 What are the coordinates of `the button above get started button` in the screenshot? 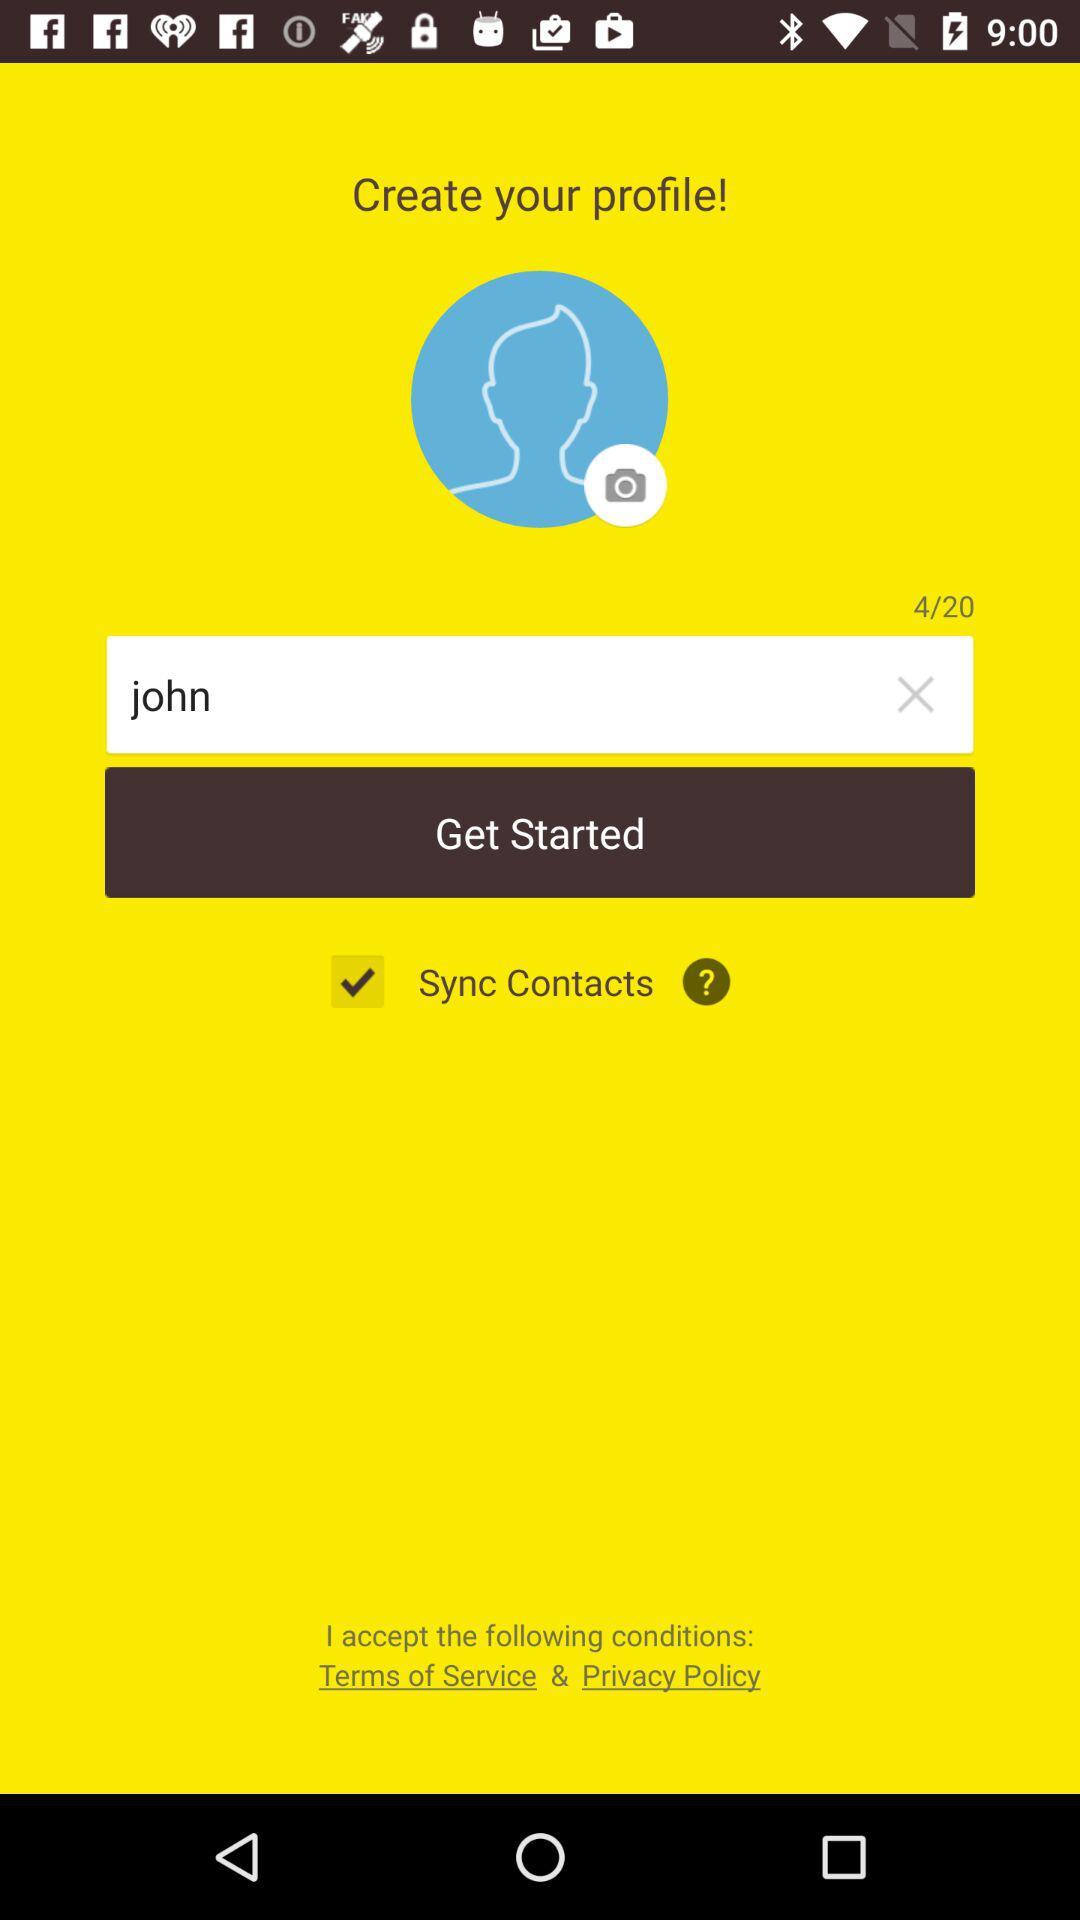 It's located at (915, 694).